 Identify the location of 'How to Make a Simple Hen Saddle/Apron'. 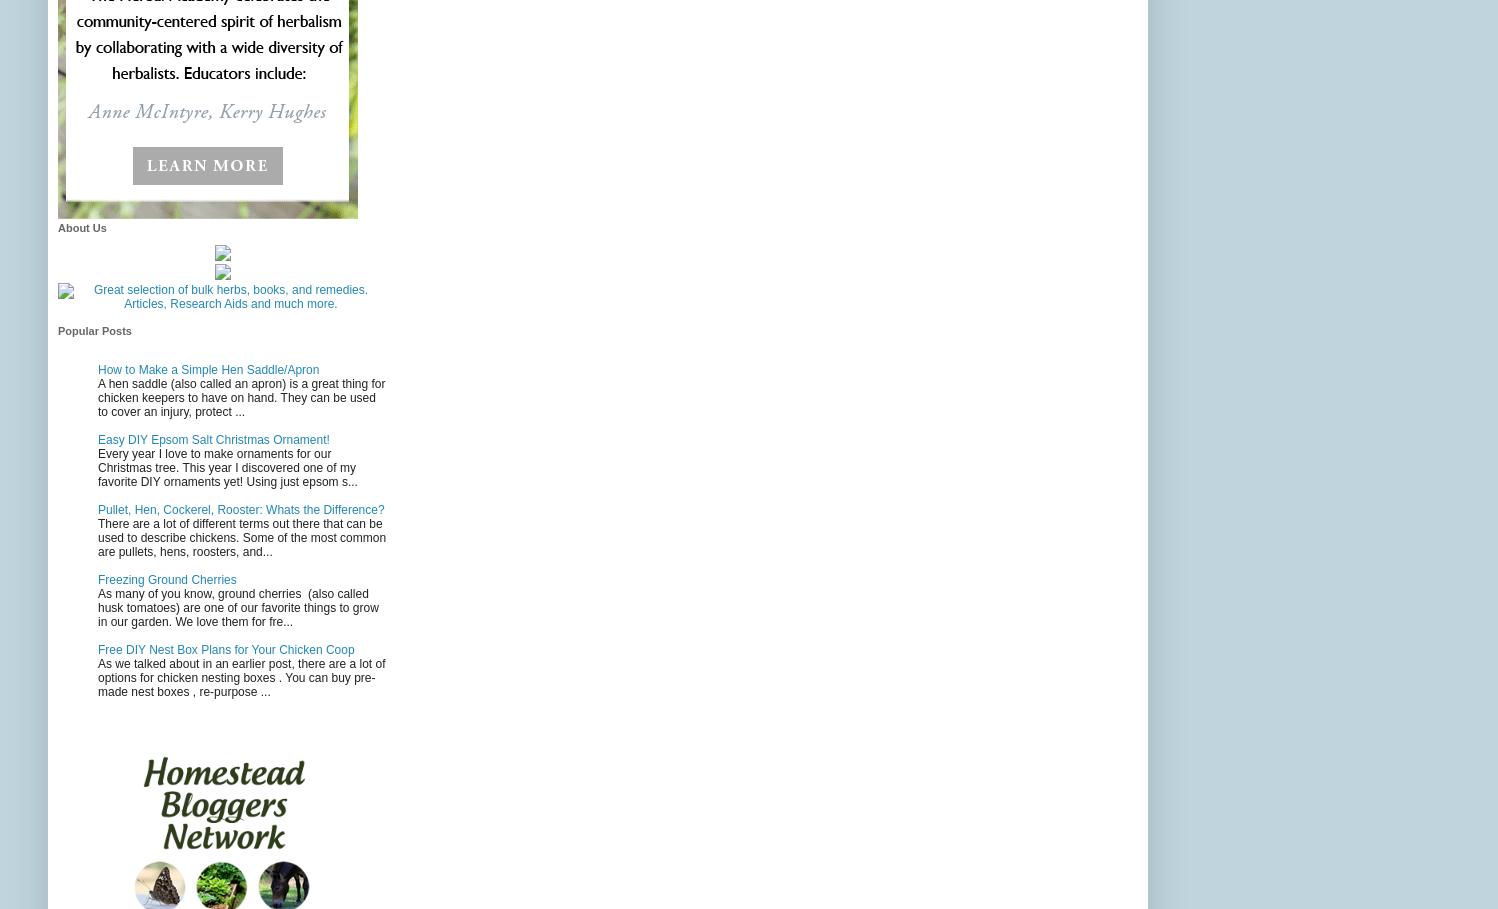
(207, 368).